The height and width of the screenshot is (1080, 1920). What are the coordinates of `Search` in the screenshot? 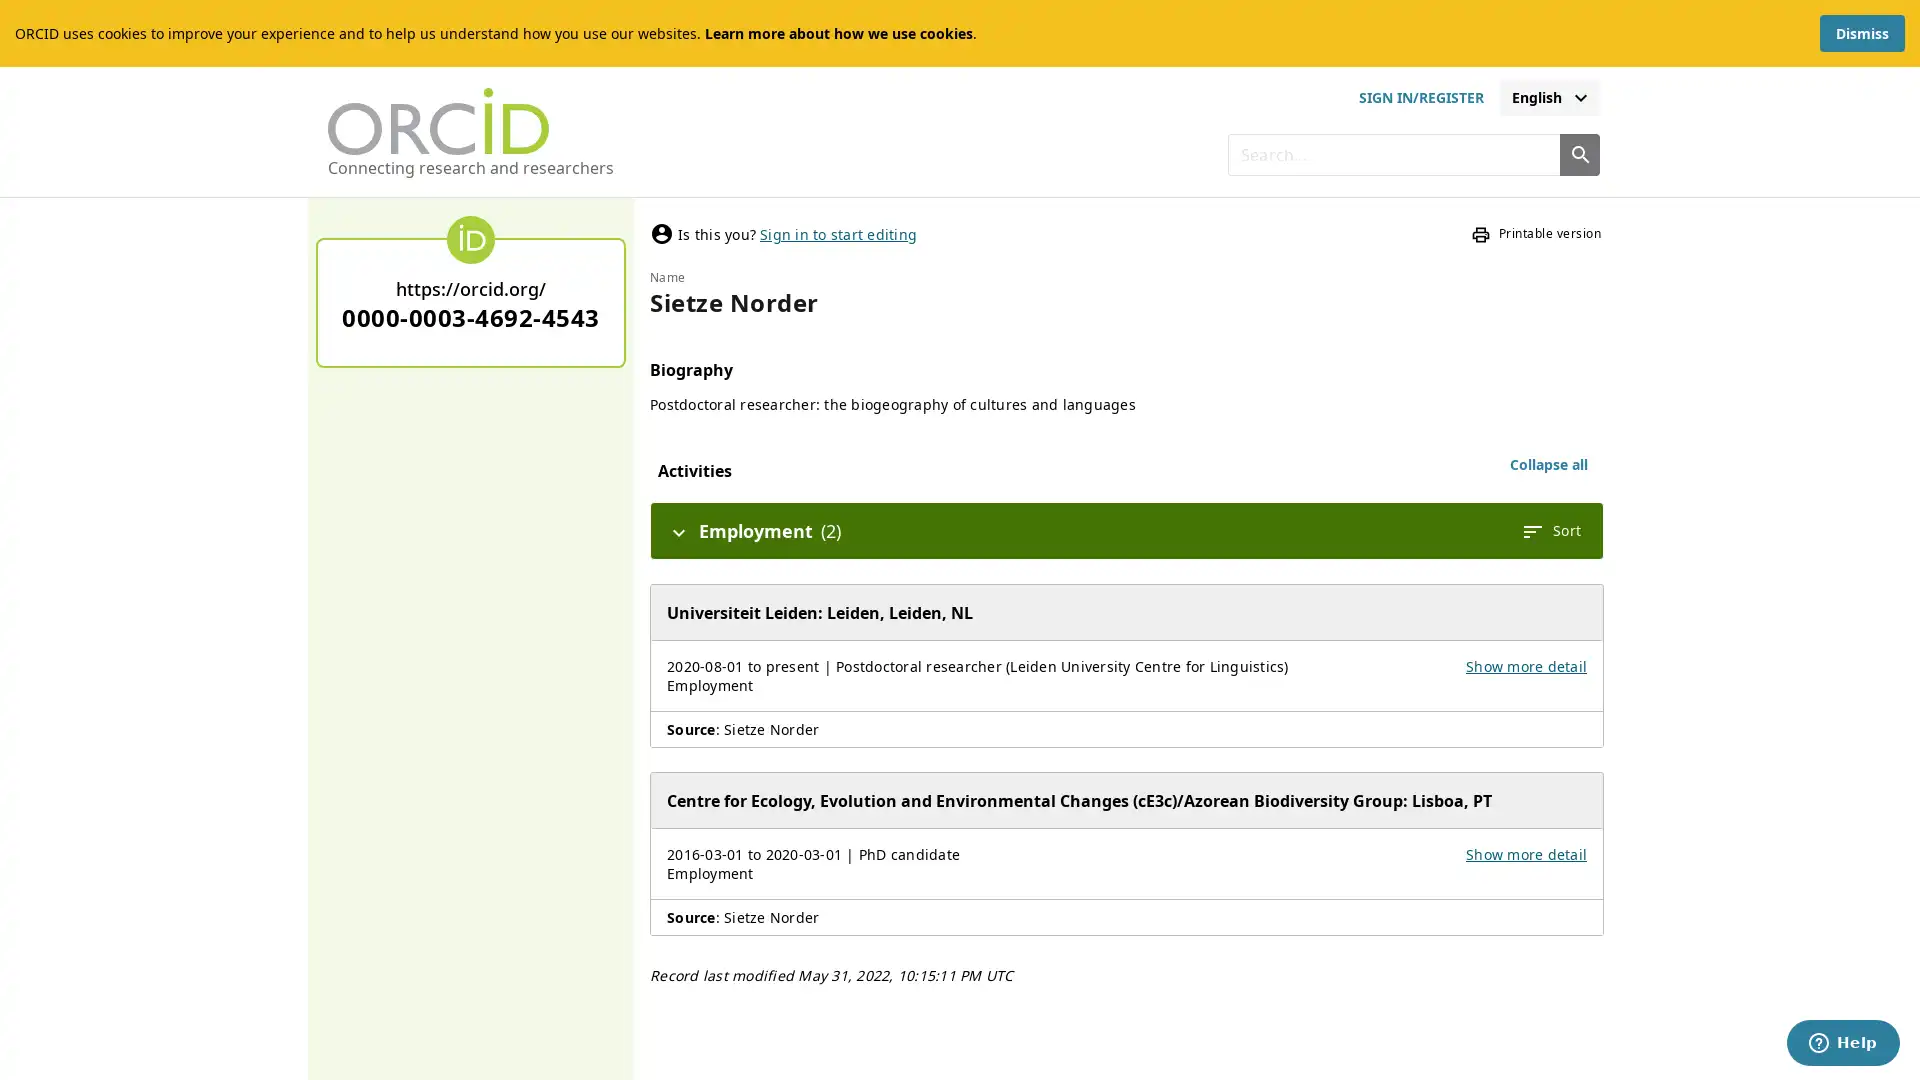 It's located at (1578, 153).